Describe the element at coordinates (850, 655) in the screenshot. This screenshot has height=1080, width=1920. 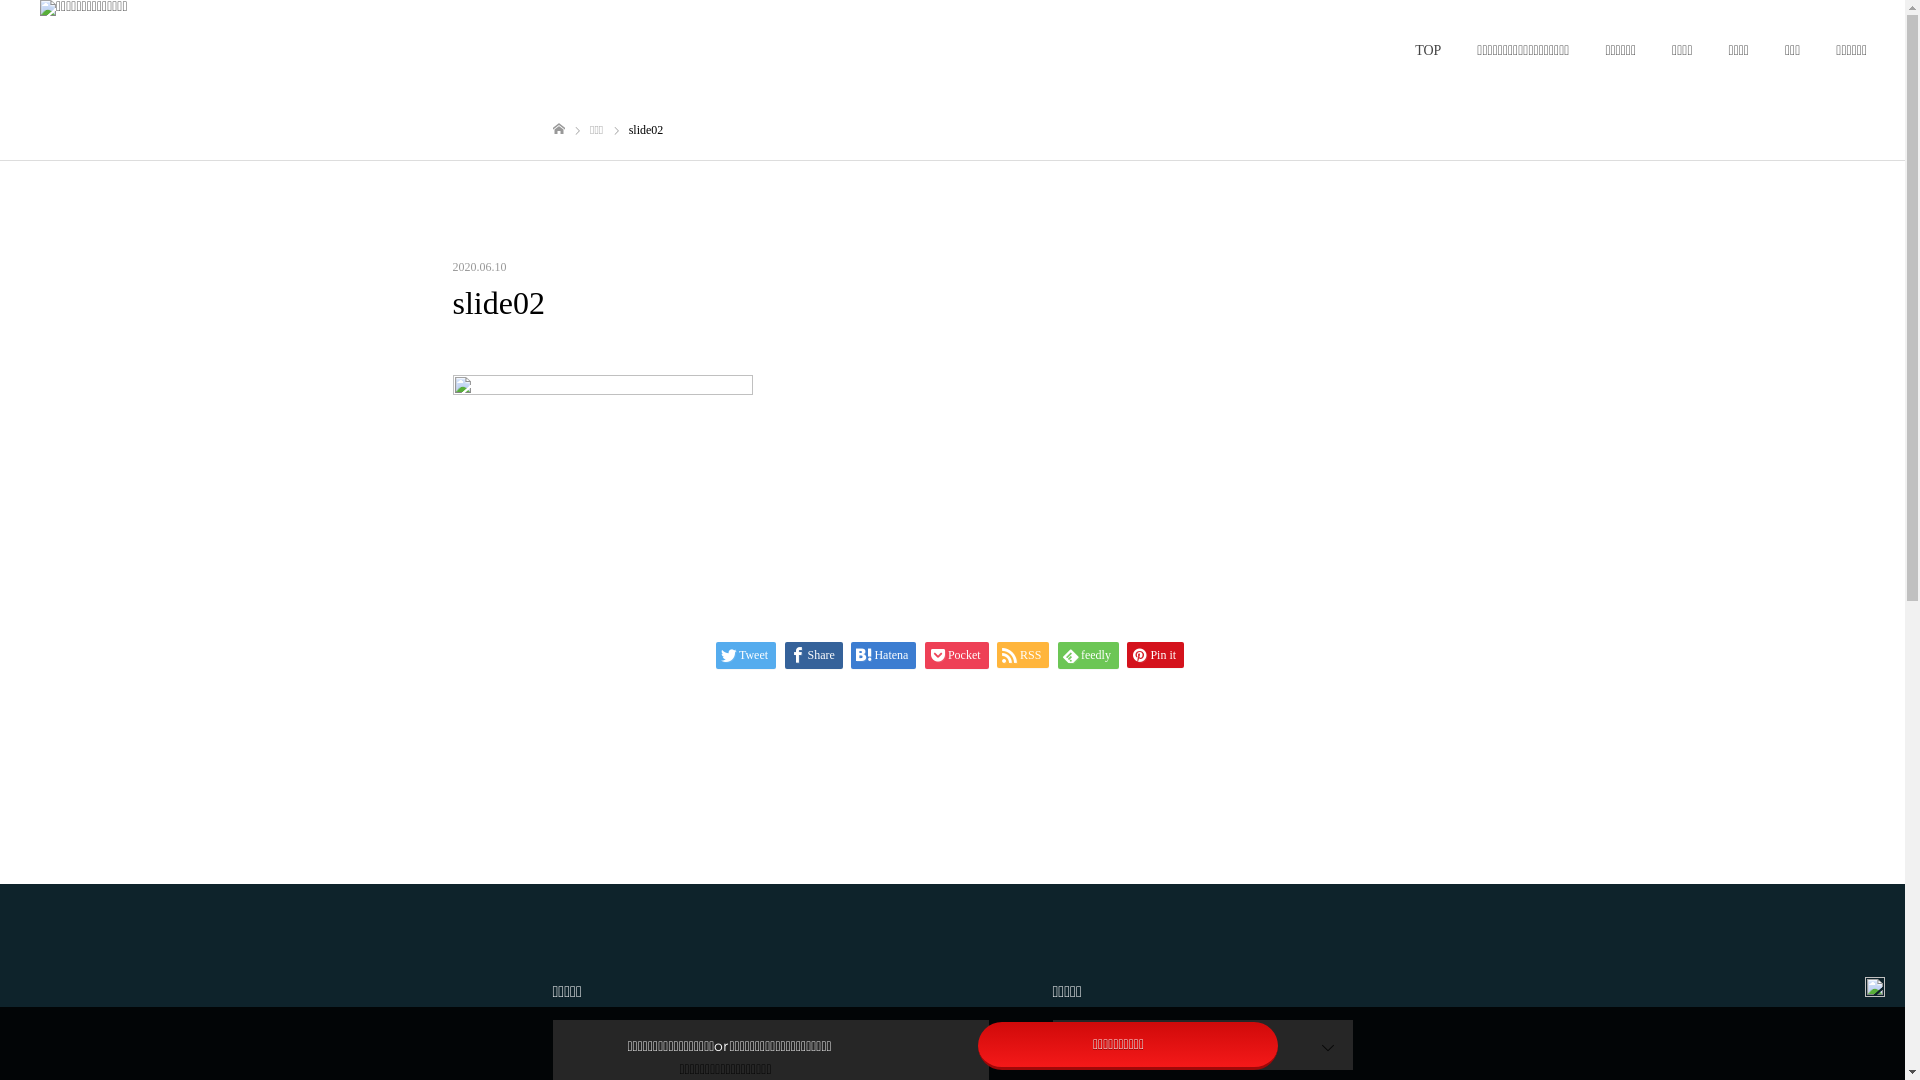
I see `'Hatena'` at that location.